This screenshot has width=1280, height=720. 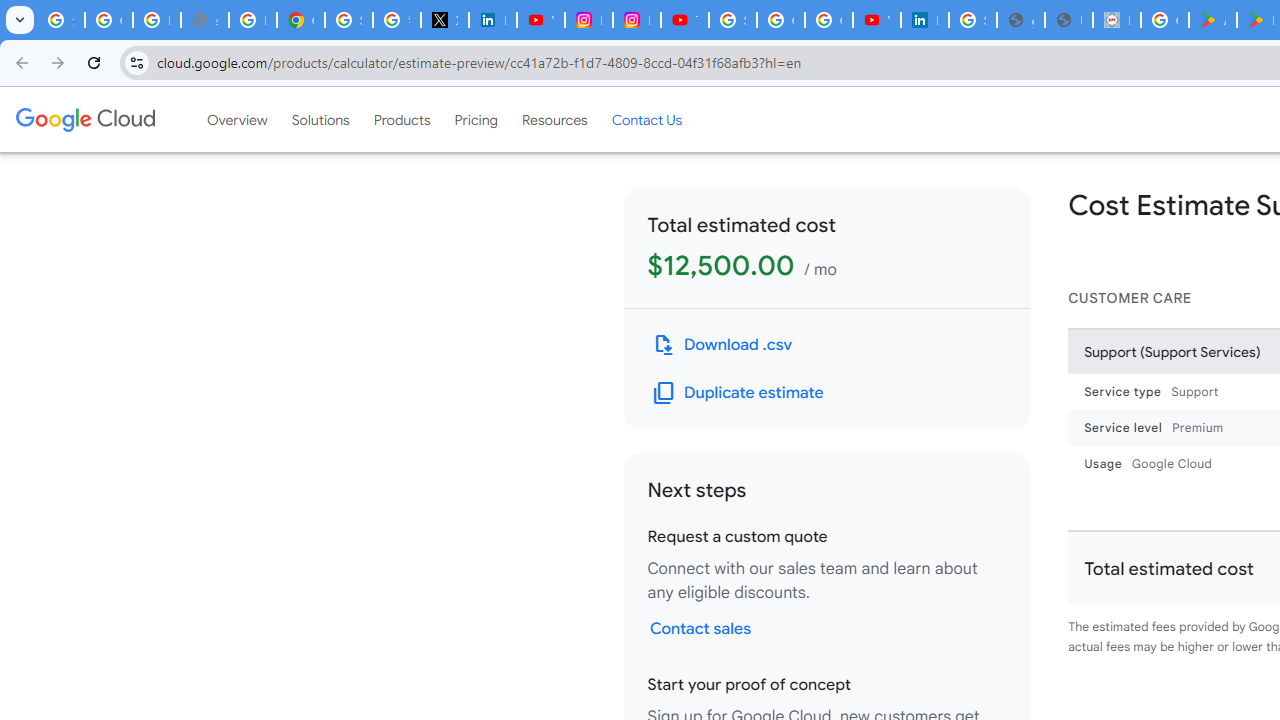 What do you see at coordinates (1115, 20) in the screenshot?
I see `'Data Privacy Framework'` at bounding box center [1115, 20].